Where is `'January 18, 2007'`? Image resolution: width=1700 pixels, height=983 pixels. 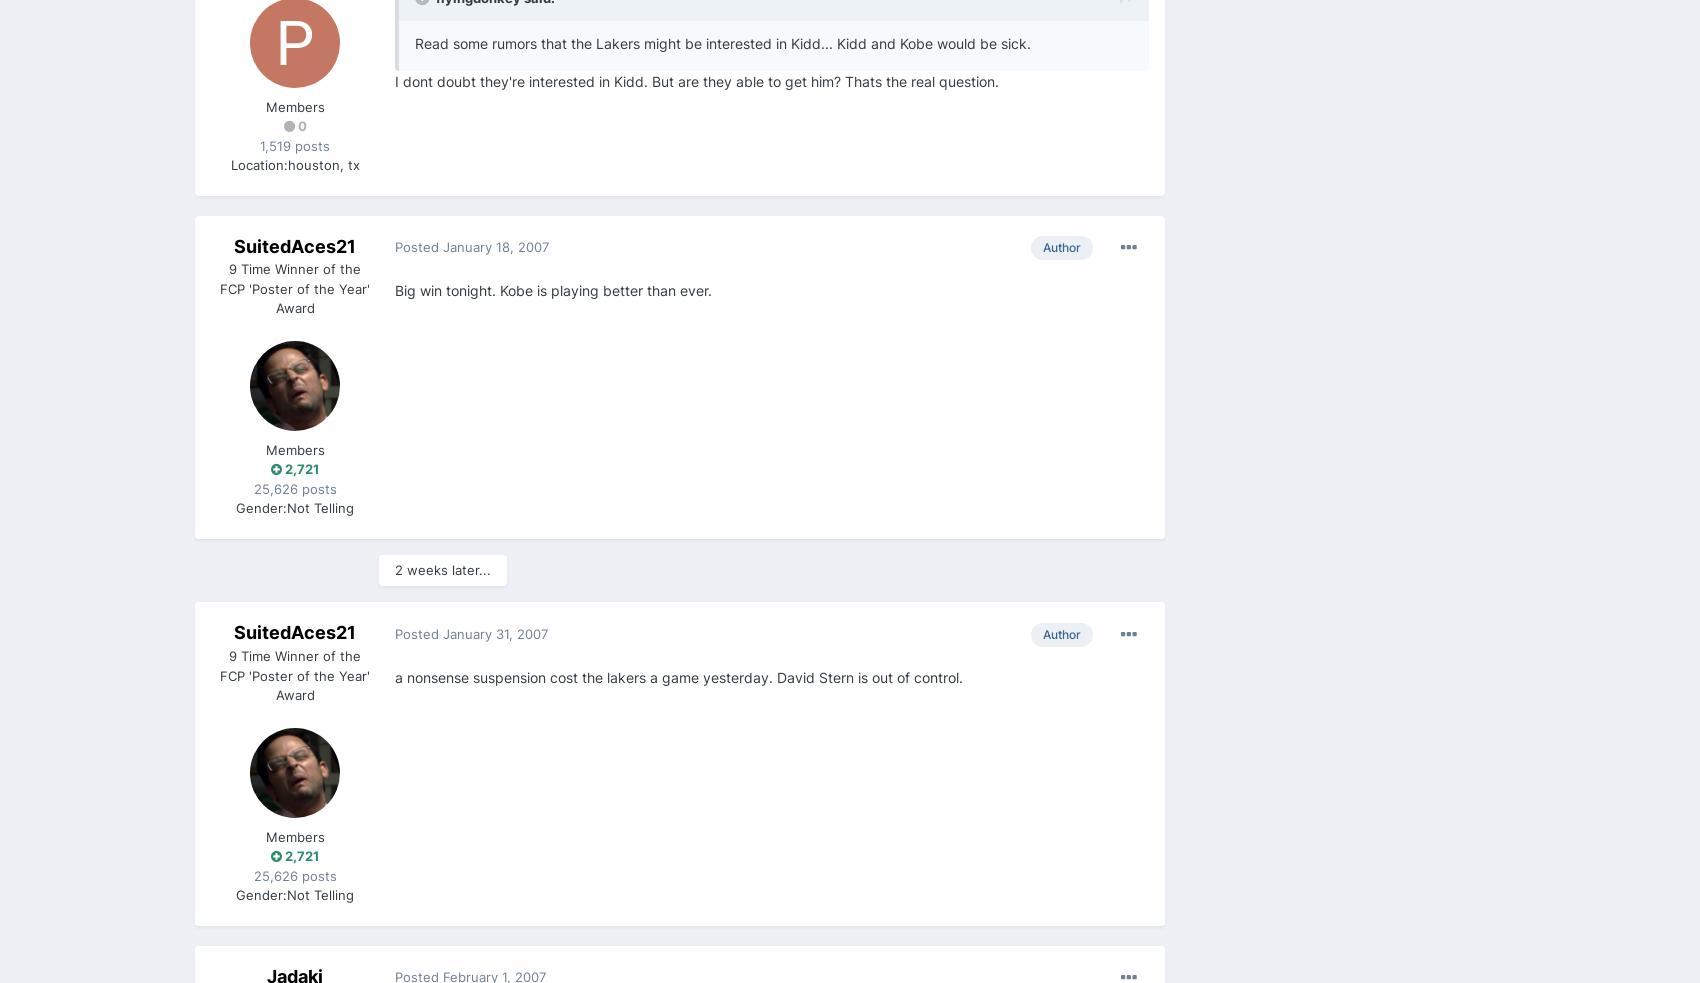
'January 18, 2007' is located at coordinates (496, 246).